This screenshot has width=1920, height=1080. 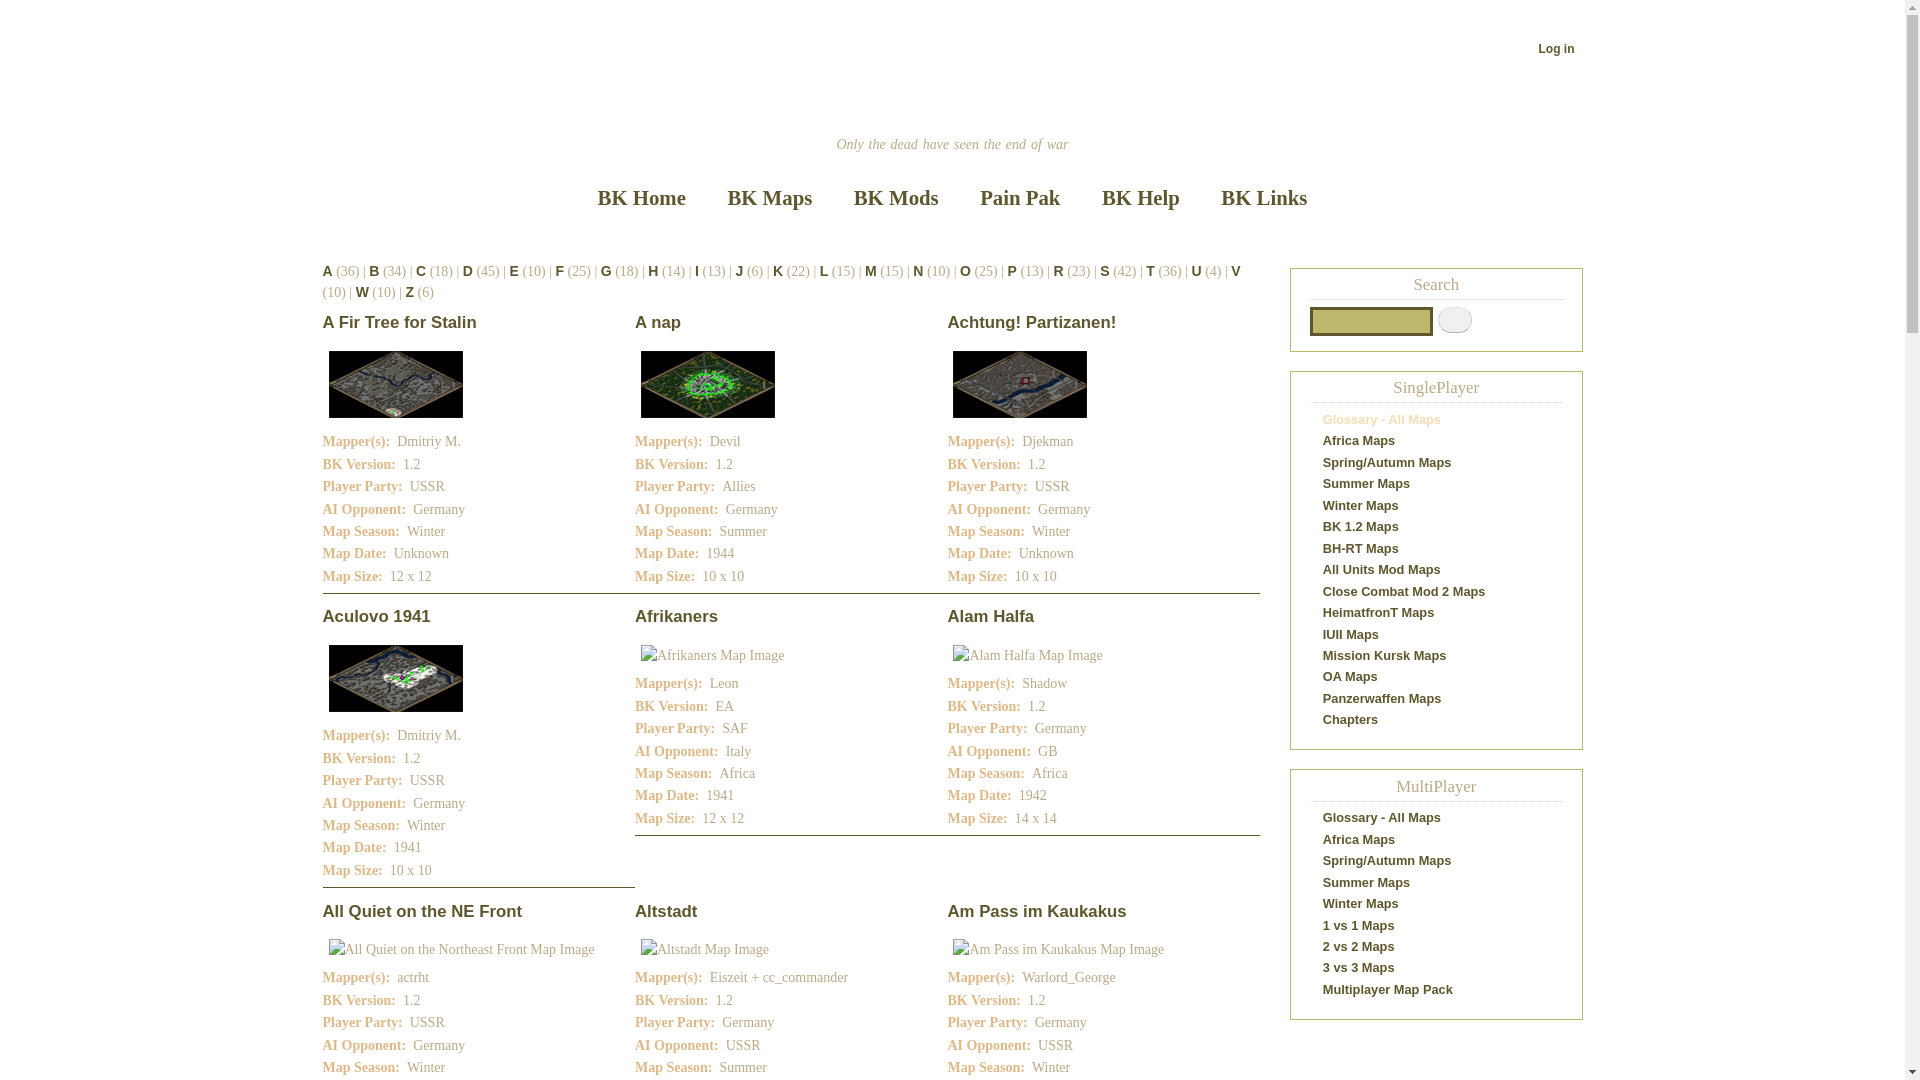 What do you see at coordinates (362, 292) in the screenshot?
I see `'W'` at bounding box center [362, 292].